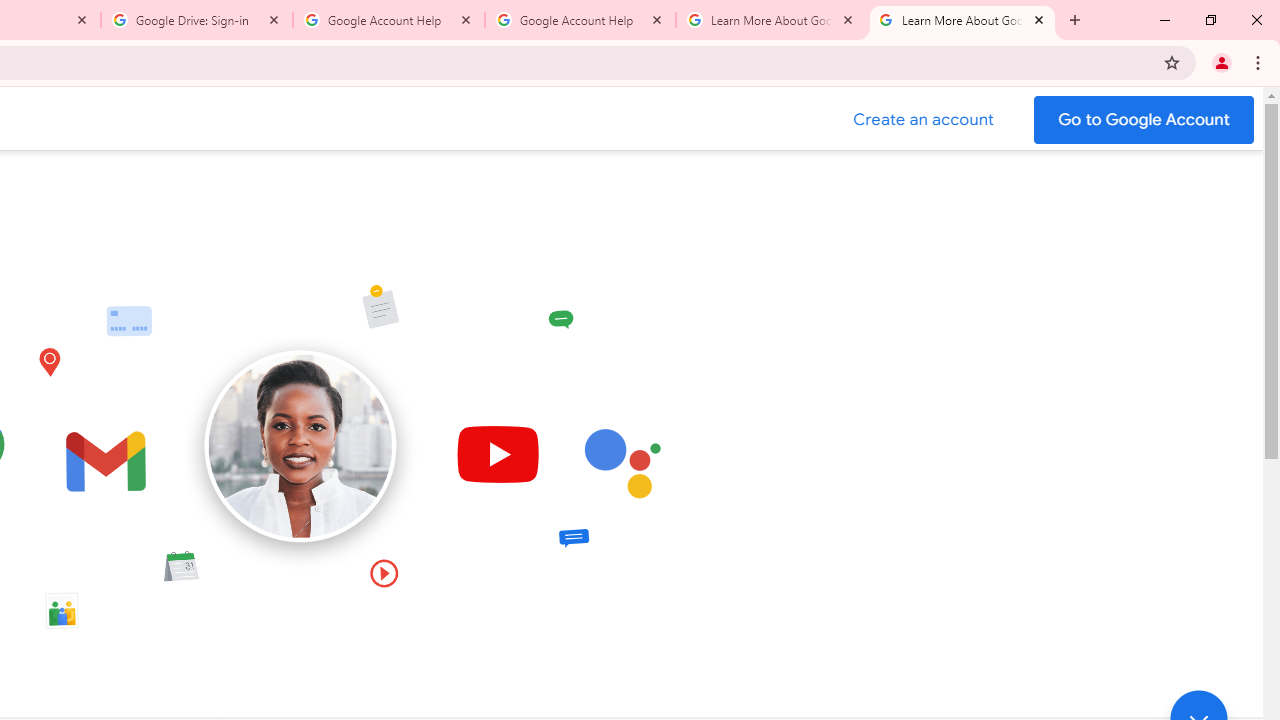 The width and height of the screenshot is (1280, 720). Describe the element at coordinates (1144, 119) in the screenshot. I see `'Go to your Google Account'` at that location.